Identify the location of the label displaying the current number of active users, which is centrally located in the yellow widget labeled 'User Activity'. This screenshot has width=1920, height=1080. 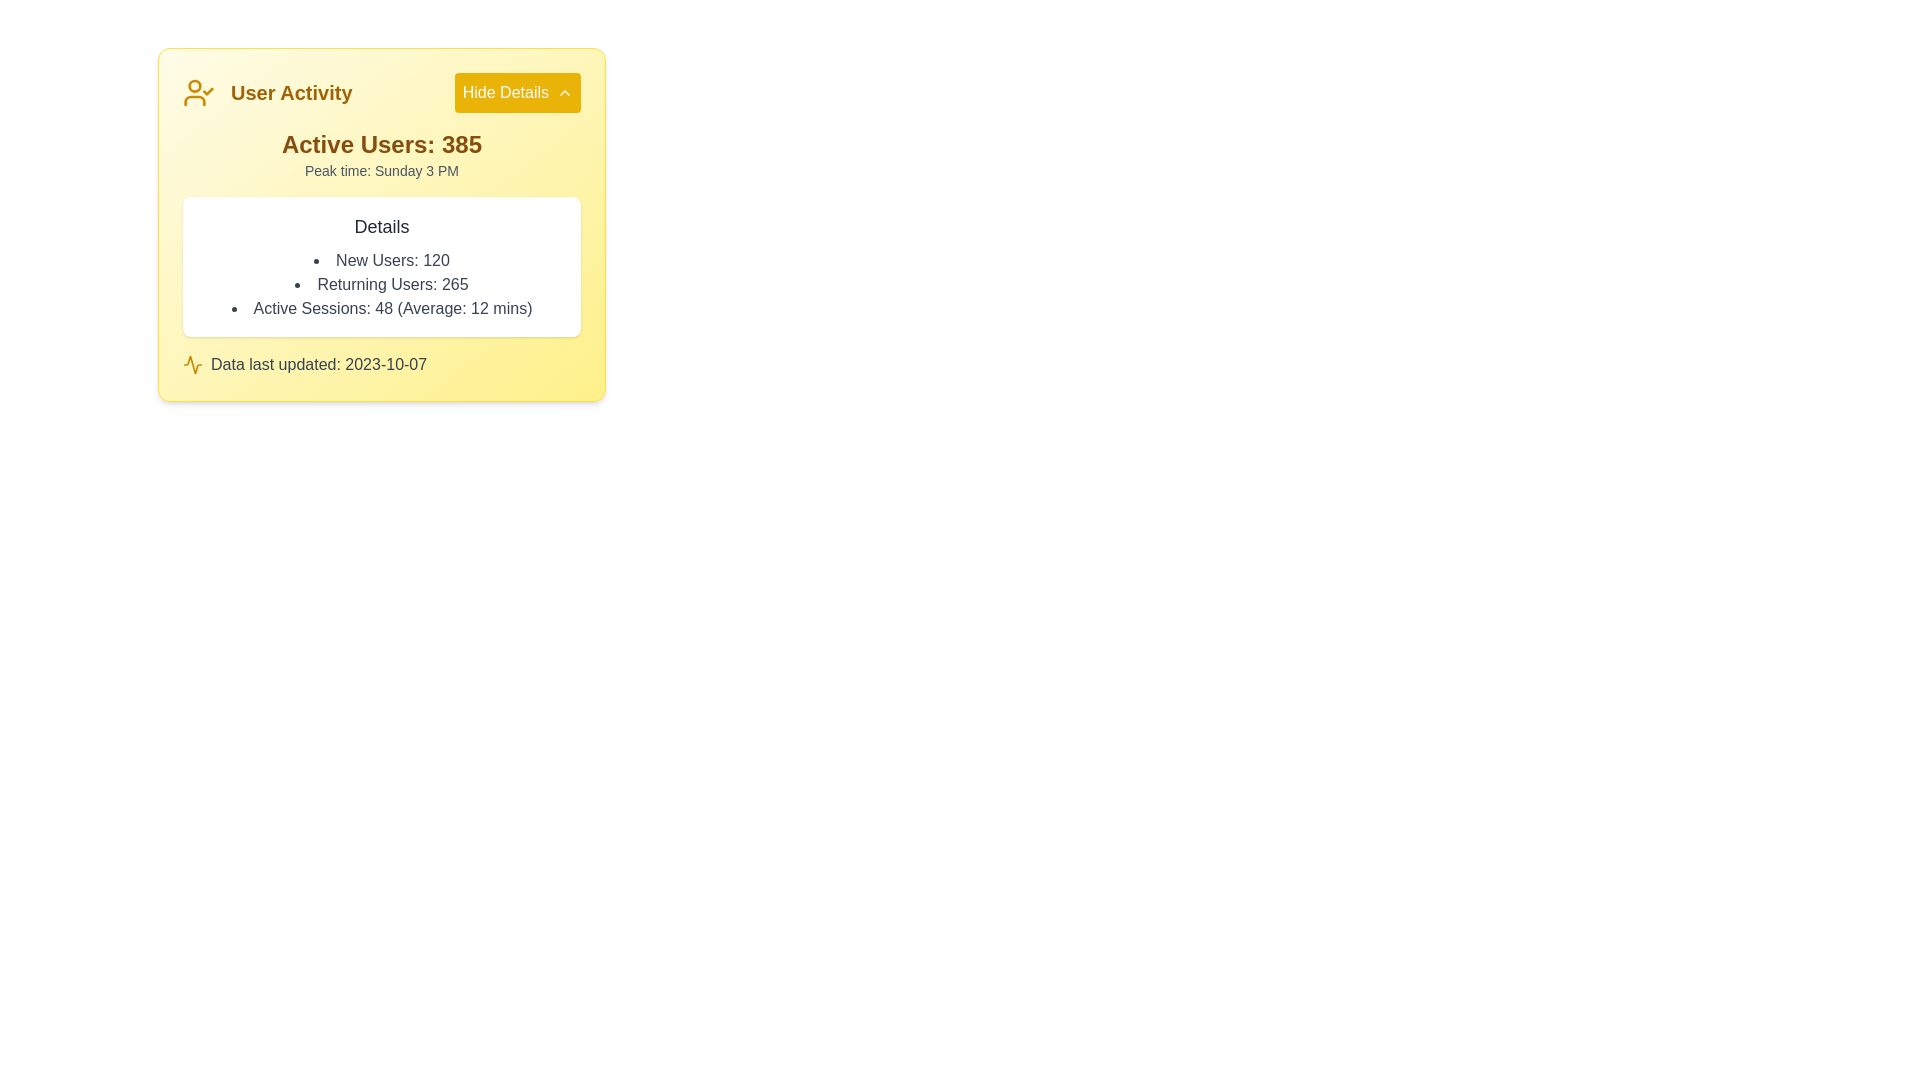
(382, 144).